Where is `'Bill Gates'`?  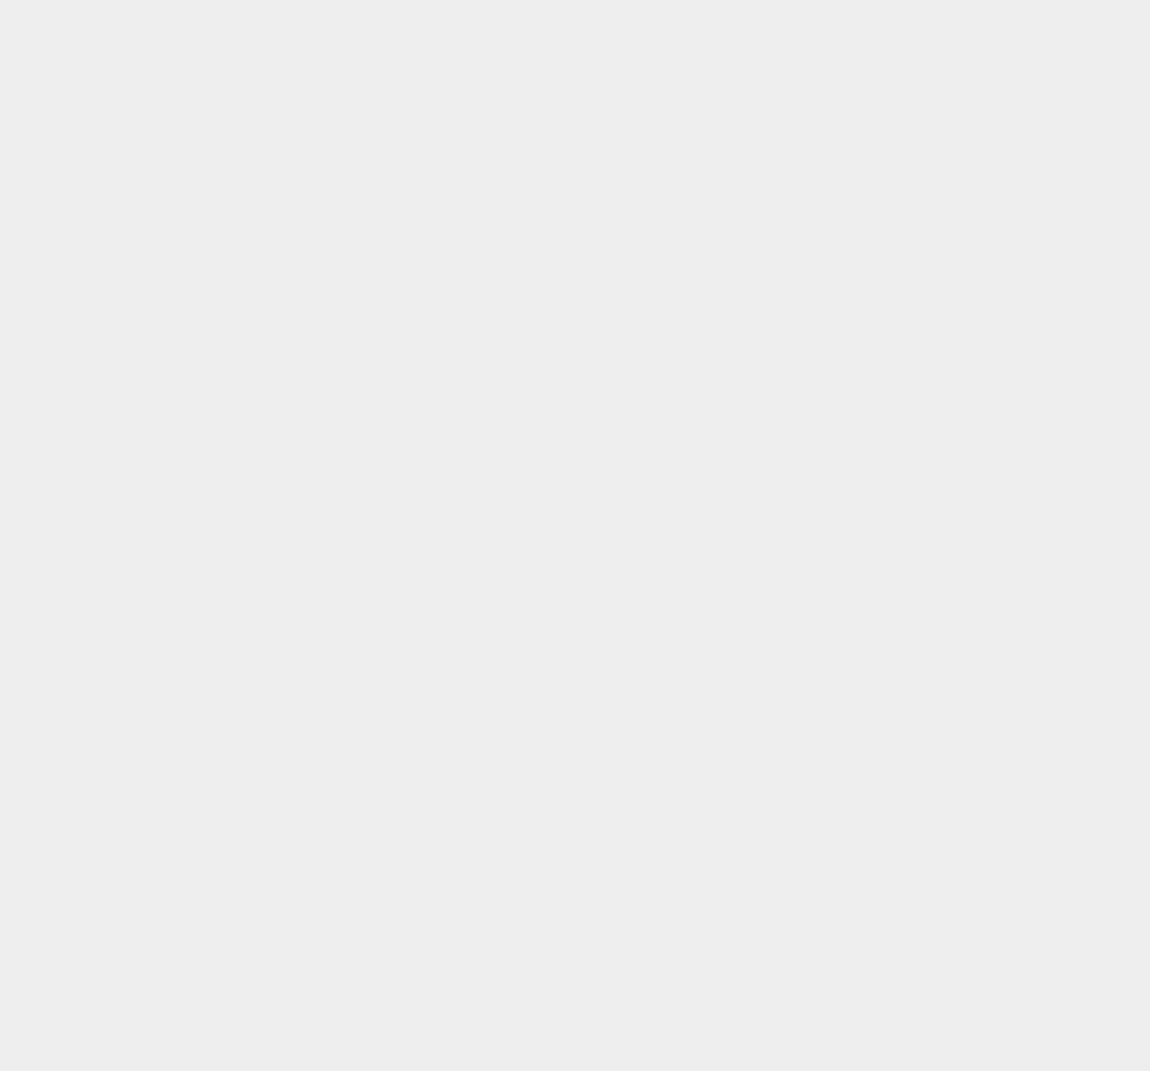
'Bill Gates' is located at coordinates (812, 612).